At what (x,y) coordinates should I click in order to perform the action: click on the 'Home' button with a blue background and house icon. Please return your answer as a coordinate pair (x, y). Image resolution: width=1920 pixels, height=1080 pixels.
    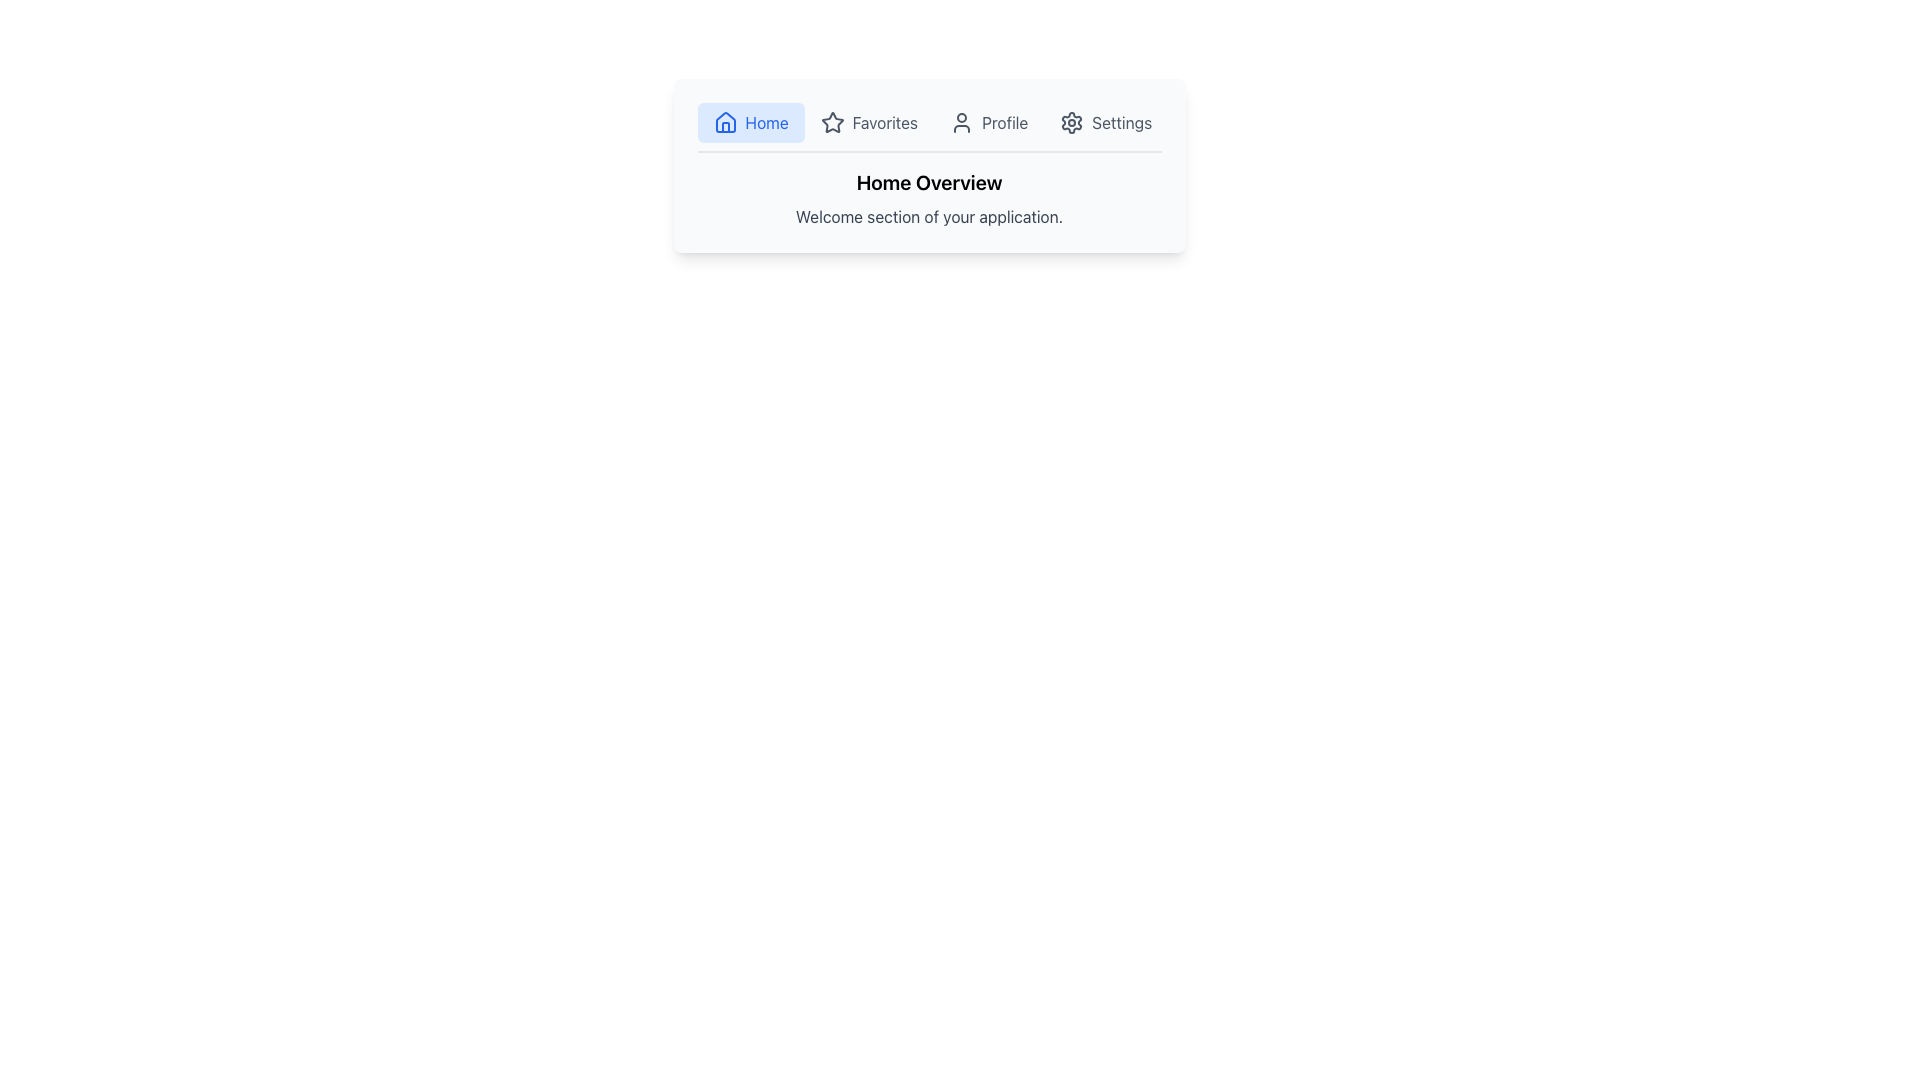
    Looking at the image, I should click on (750, 123).